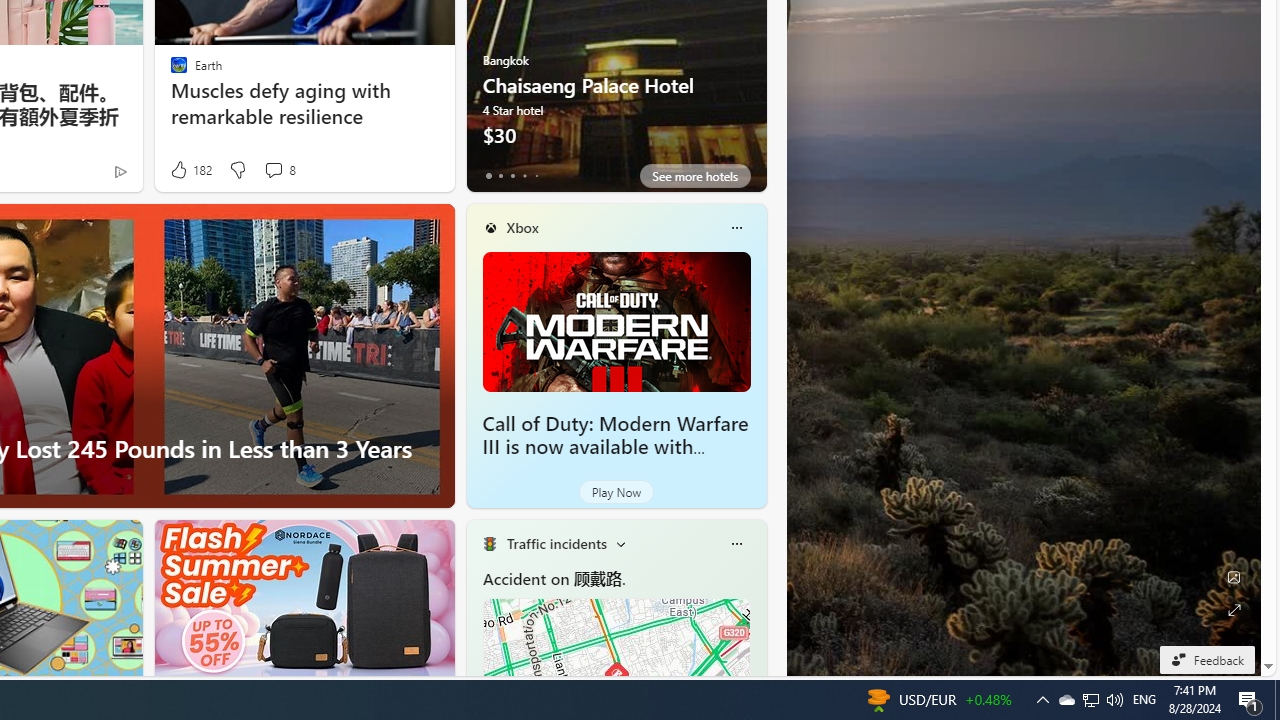 This screenshot has height=720, width=1280. What do you see at coordinates (1232, 577) in the screenshot?
I see `'Edit Background'` at bounding box center [1232, 577].